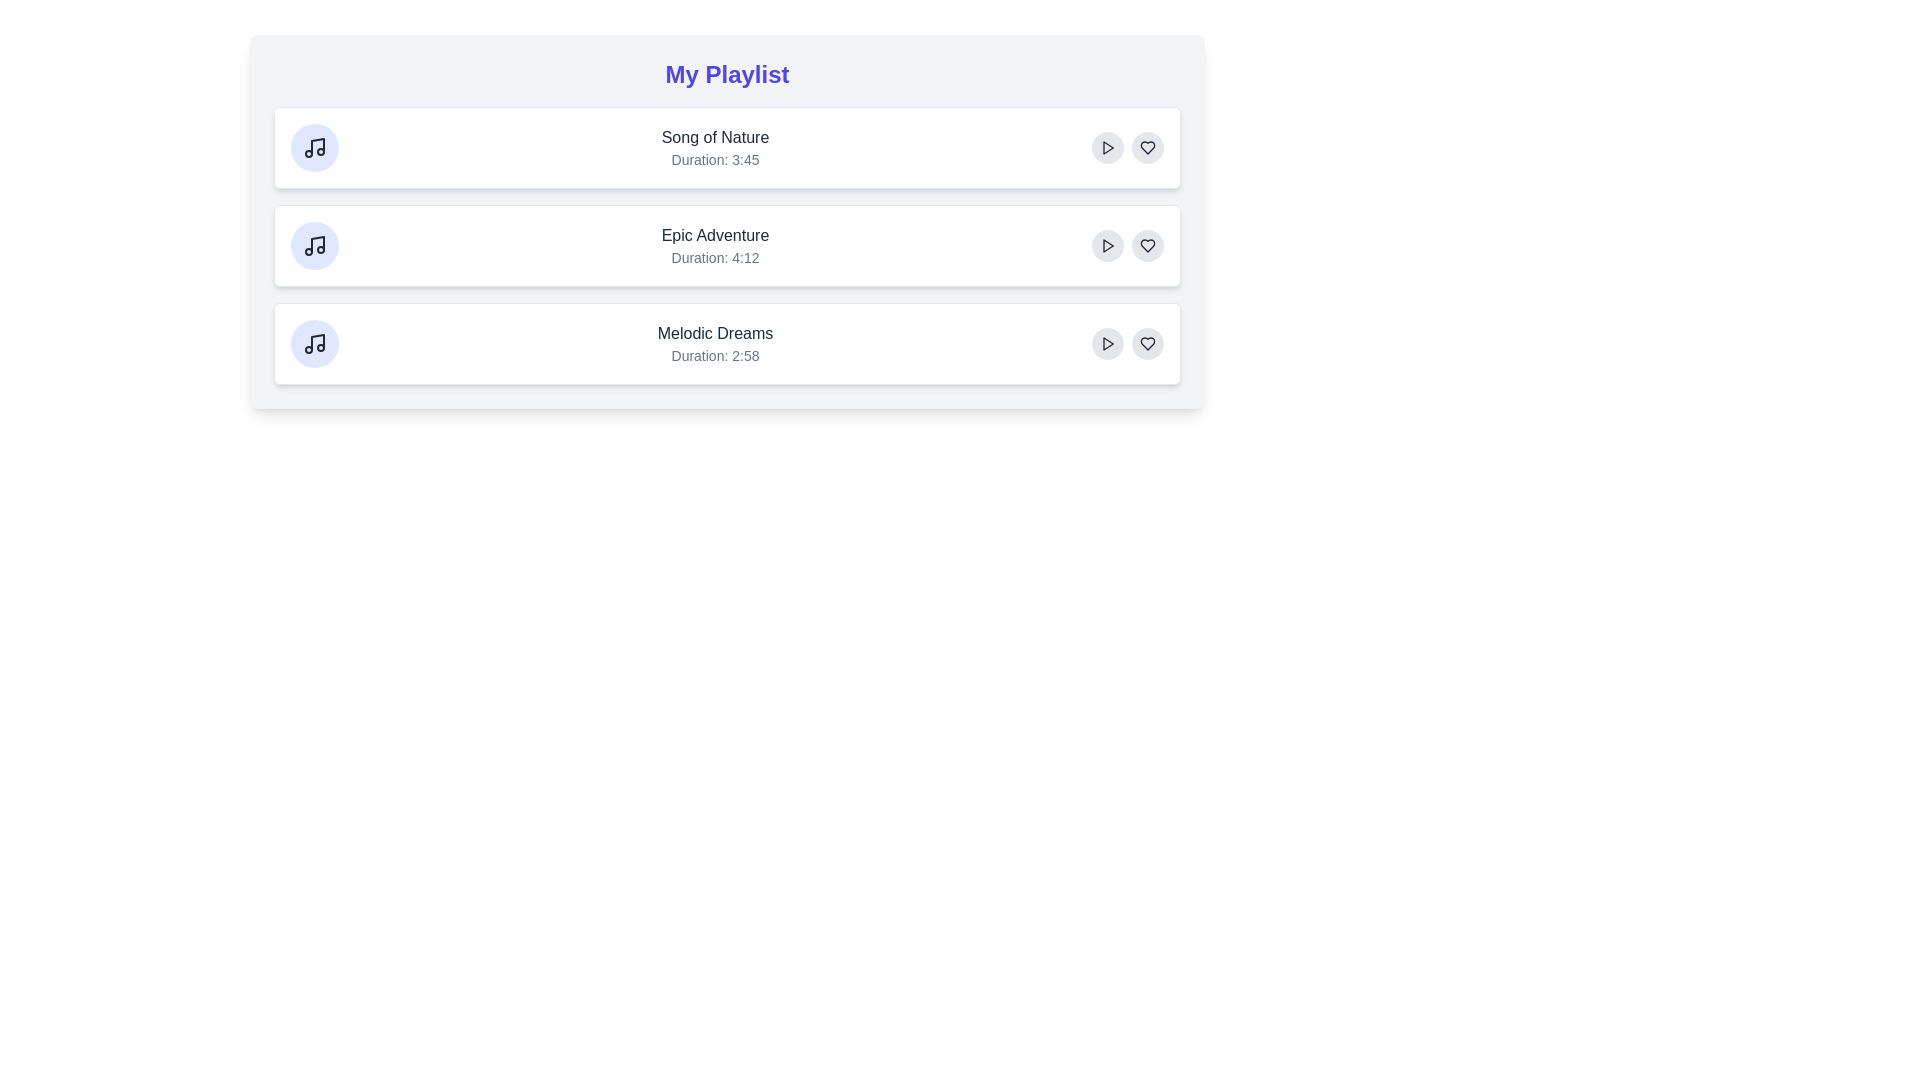 The width and height of the screenshot is (1920, 1080). Describe the element at coordinates (726, 245) in the screenshot. I see `the track Epic Adventure from the playlist` at that location.